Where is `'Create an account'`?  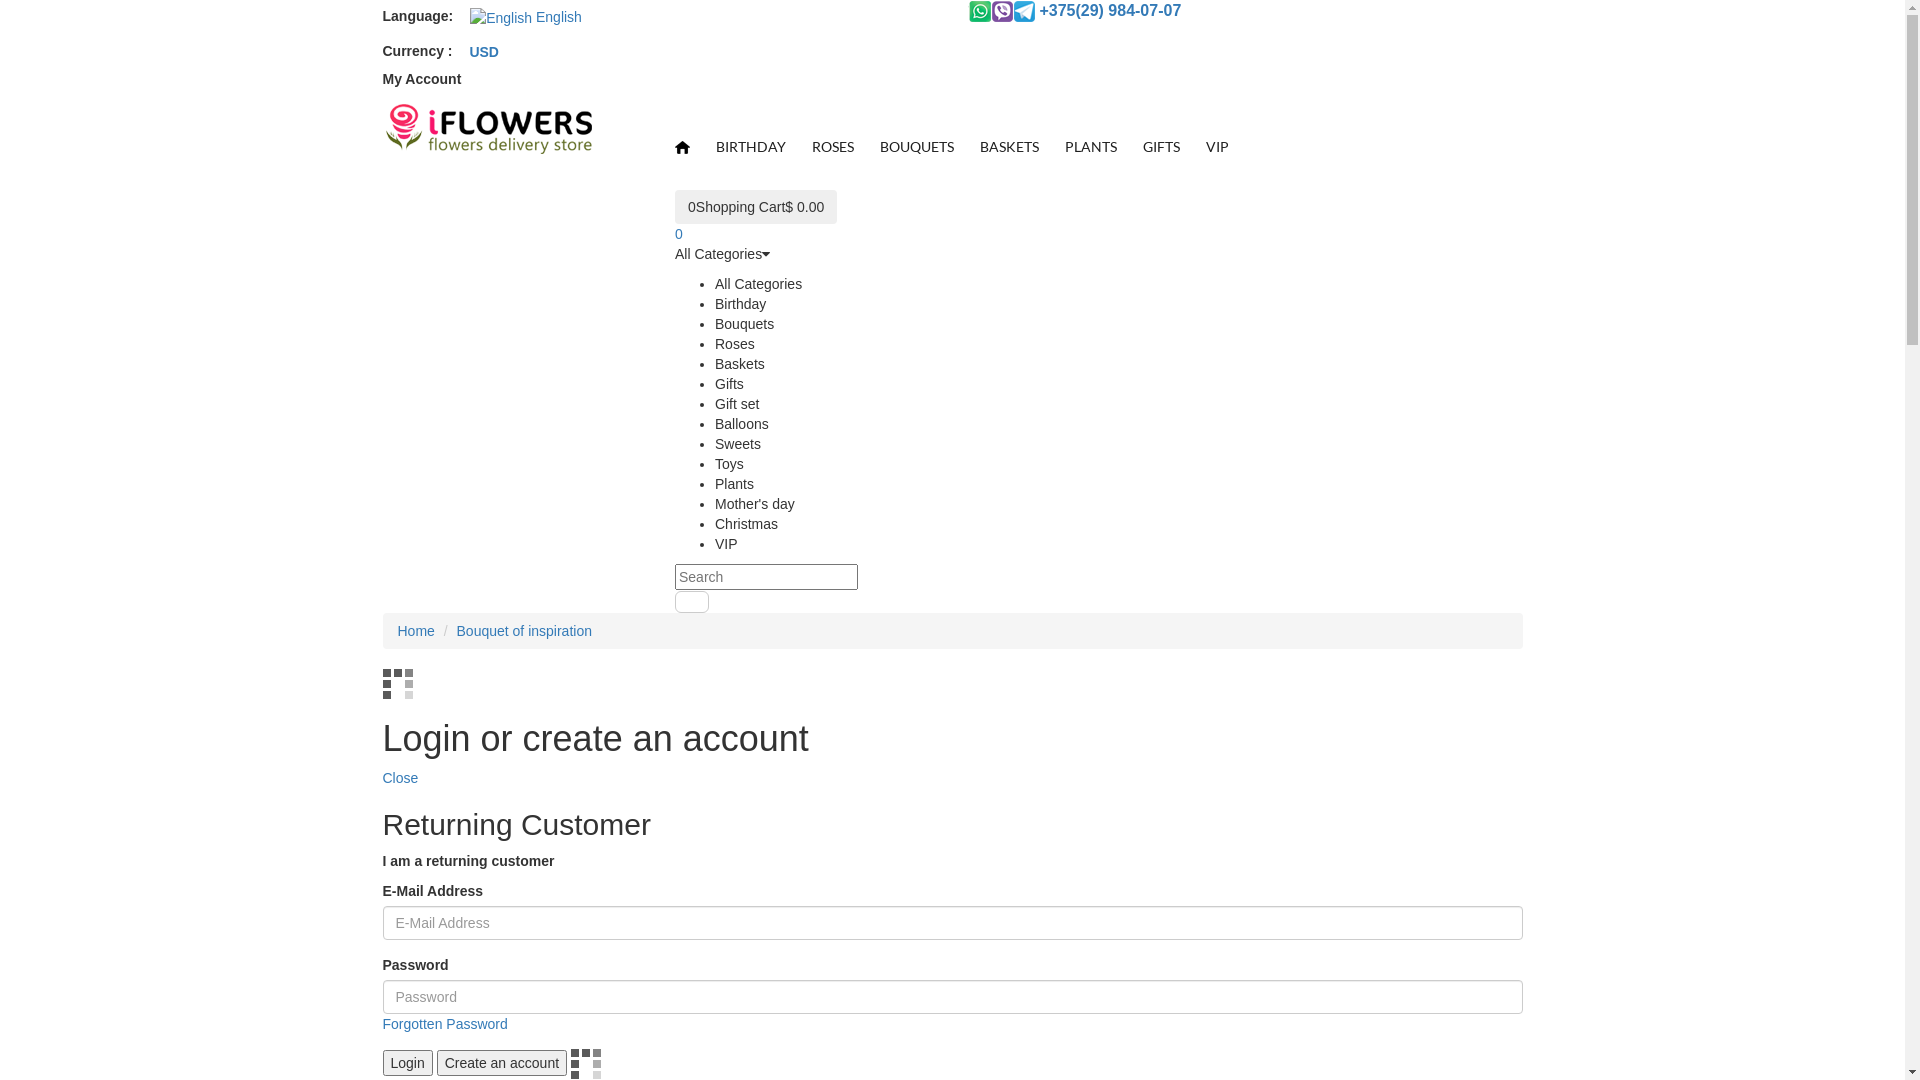 'Create an account' is located at coordinates (502, 1062).